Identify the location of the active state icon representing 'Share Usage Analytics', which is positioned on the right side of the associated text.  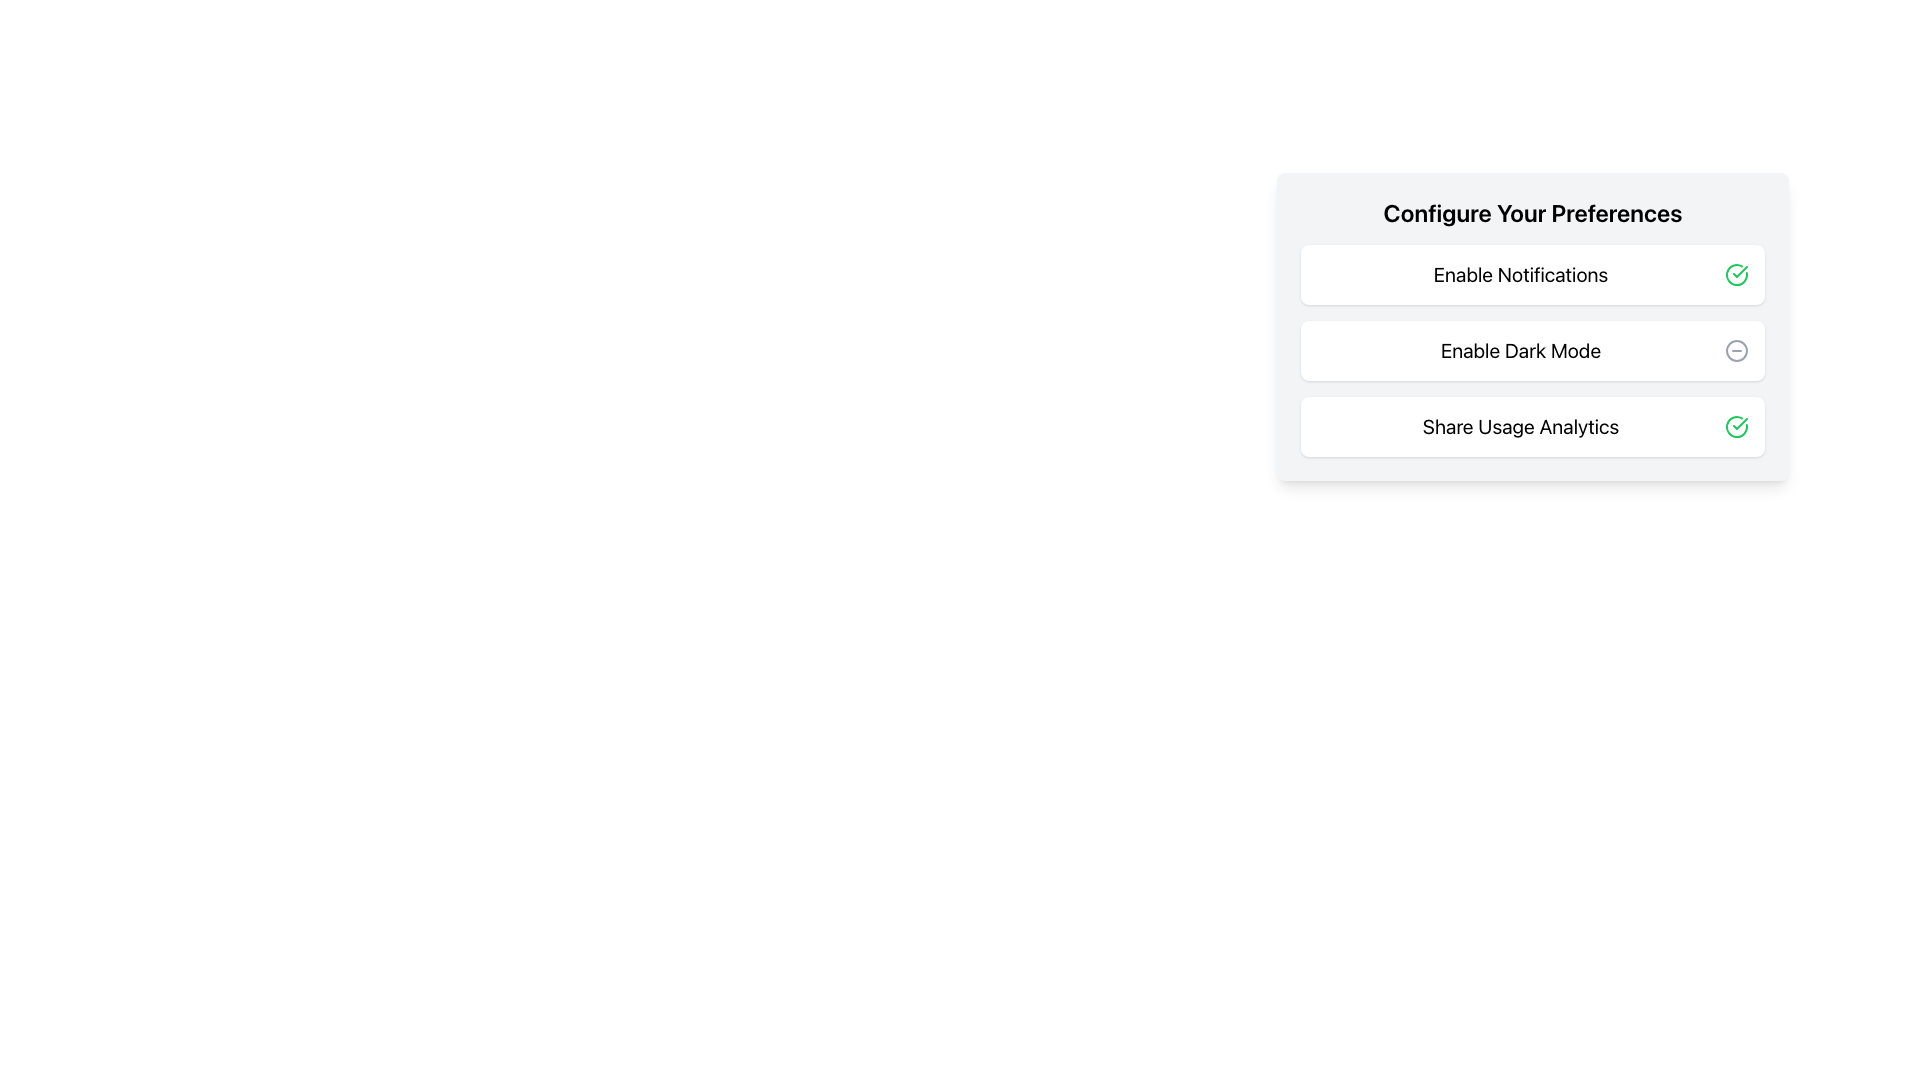
(1736, 426).